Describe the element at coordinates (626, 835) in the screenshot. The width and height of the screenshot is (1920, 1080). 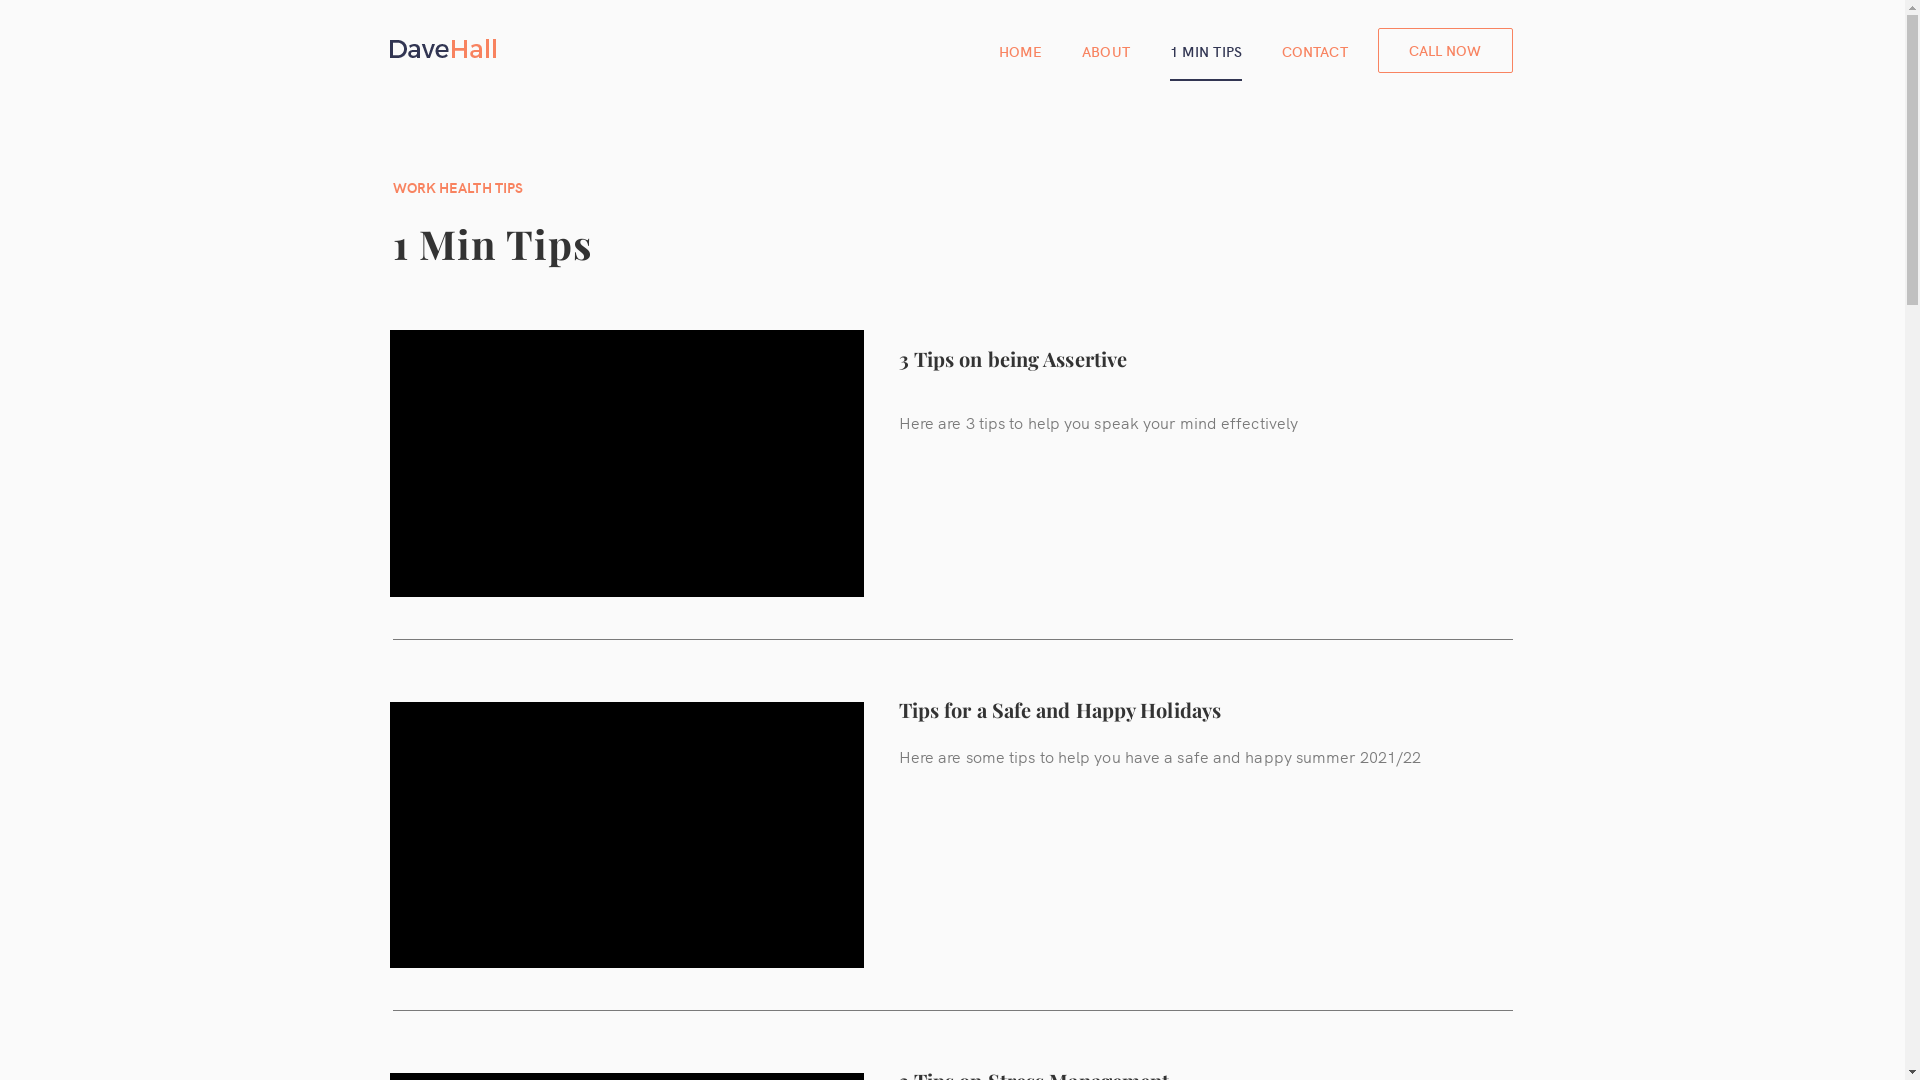
I see `'youtube Video Player'` at that location.